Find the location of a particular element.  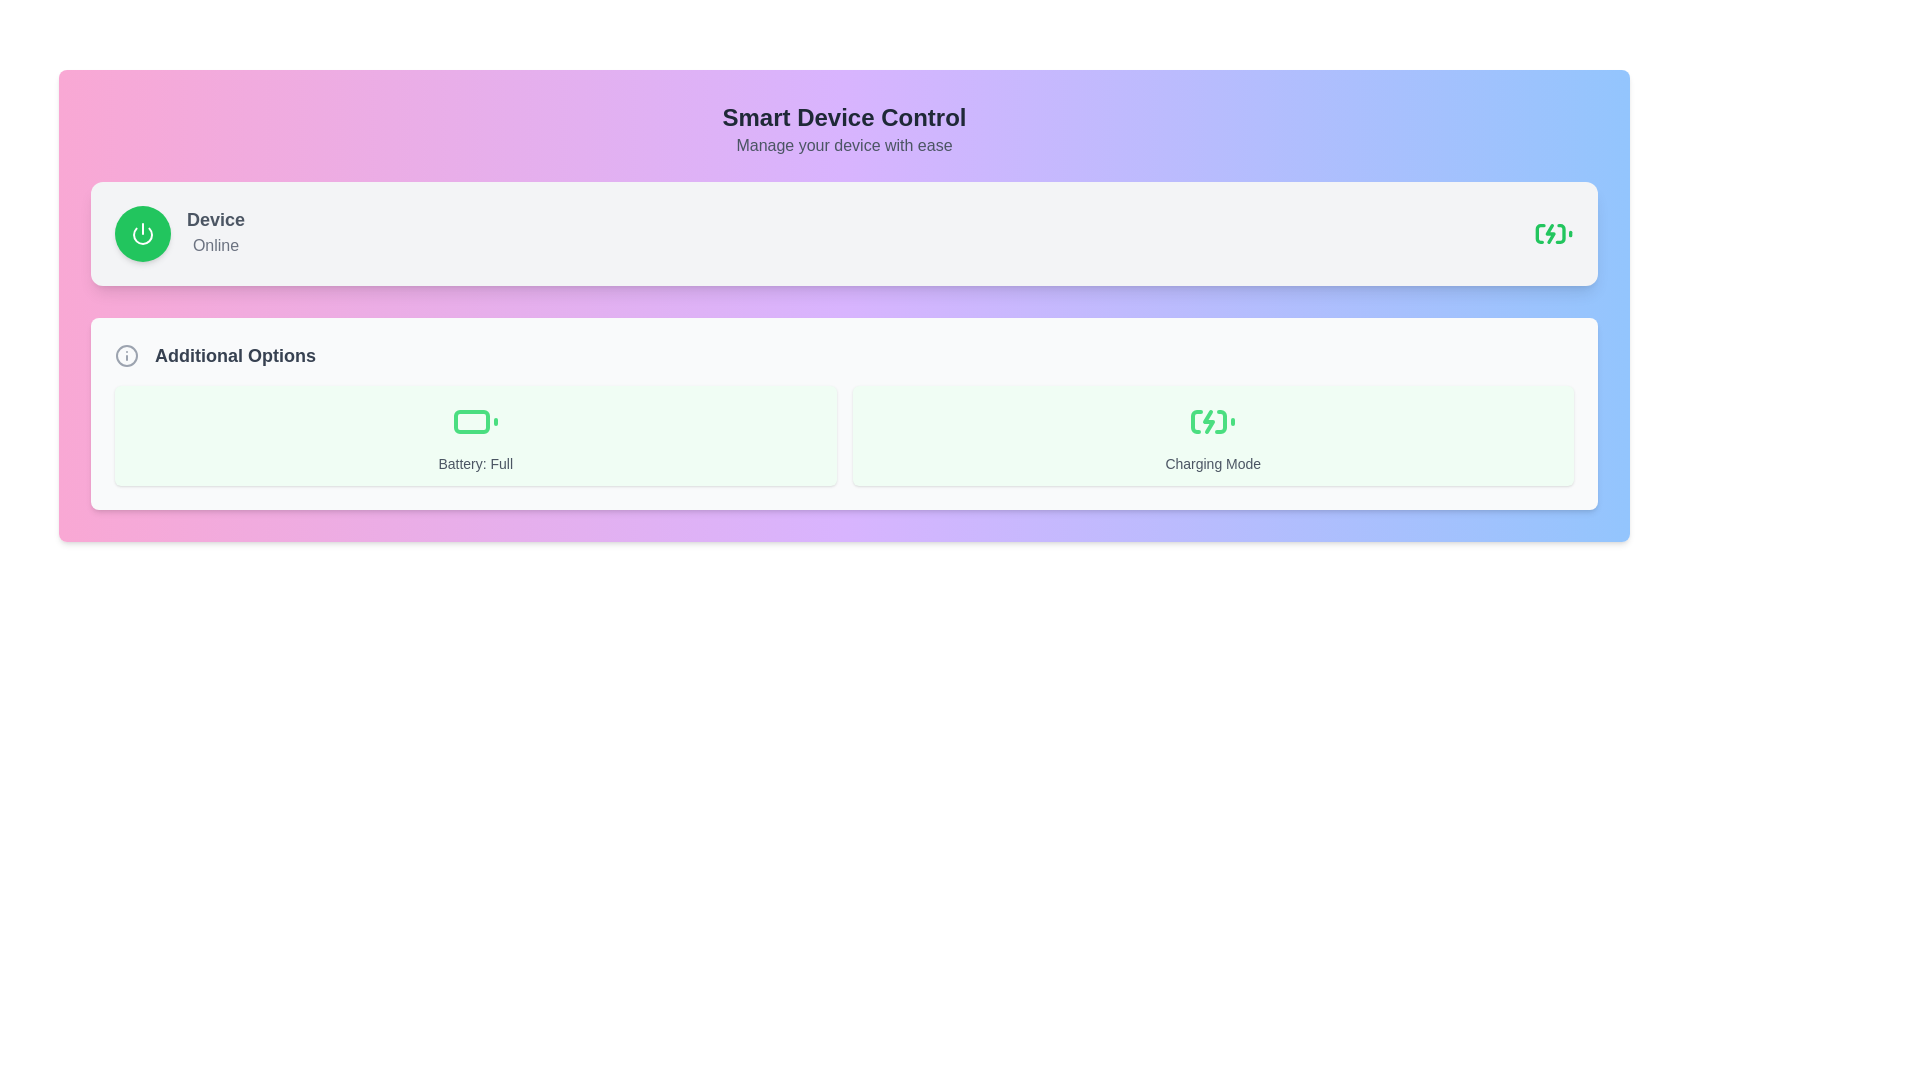

the Icon component of the battery icon located in the center-left area of the battery icon, which is part of the 'Additional Options' section next to 'Battery: Full' is located at coordinates (470, 420).